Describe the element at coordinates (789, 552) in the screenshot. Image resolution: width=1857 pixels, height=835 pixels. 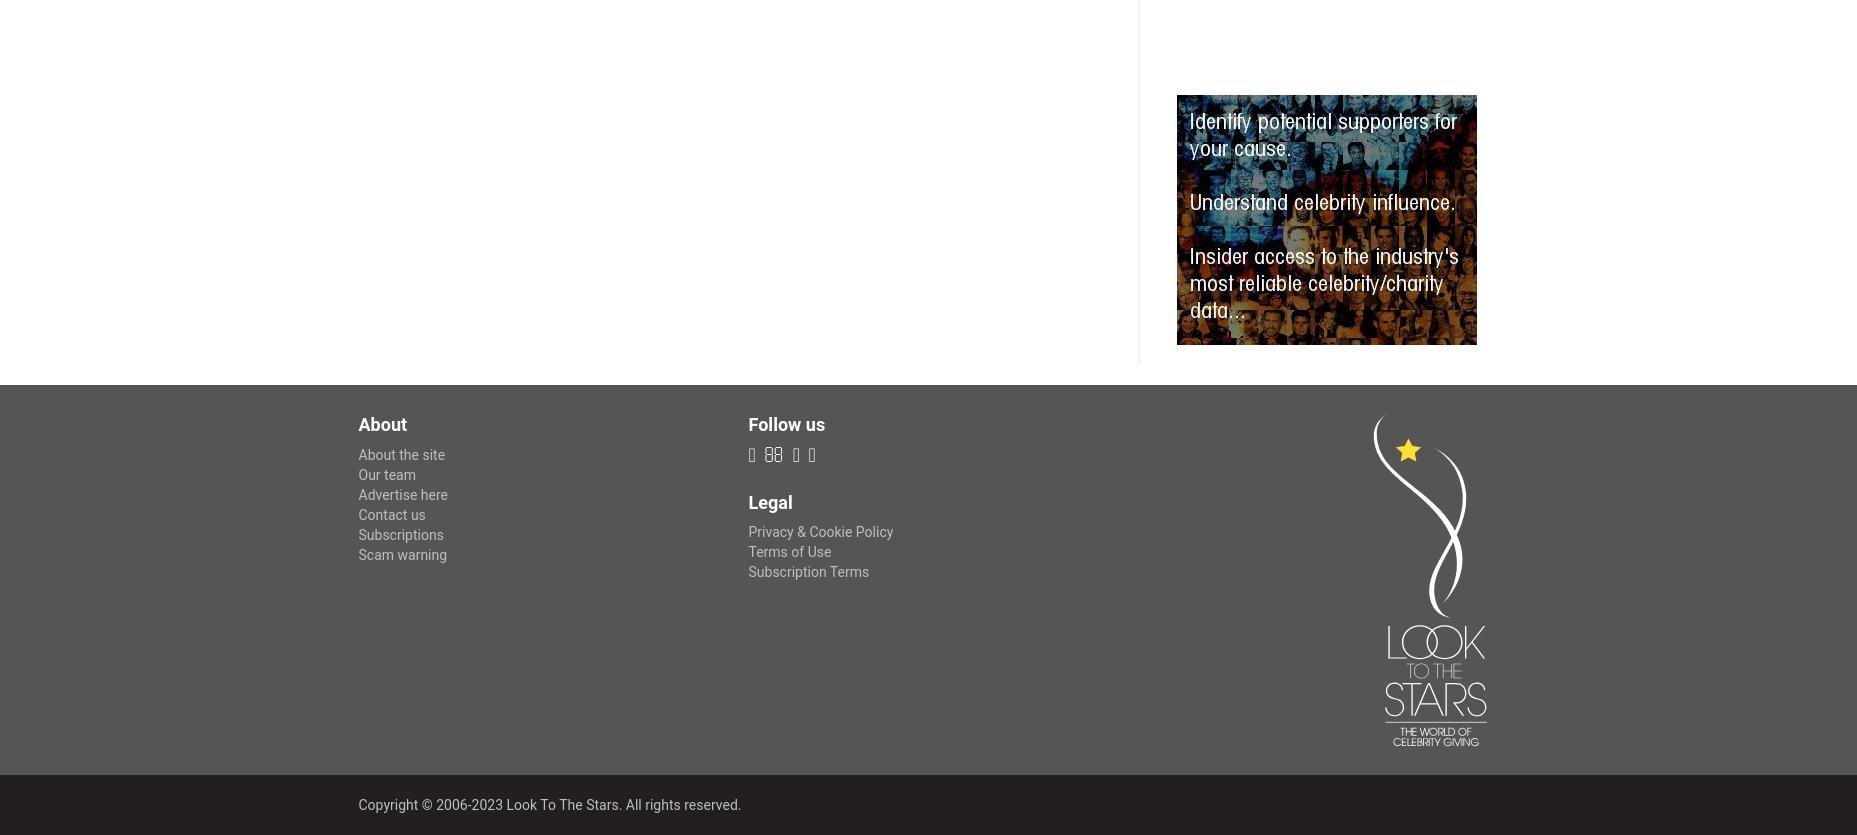
I see `'Terms of Use'` at that location.